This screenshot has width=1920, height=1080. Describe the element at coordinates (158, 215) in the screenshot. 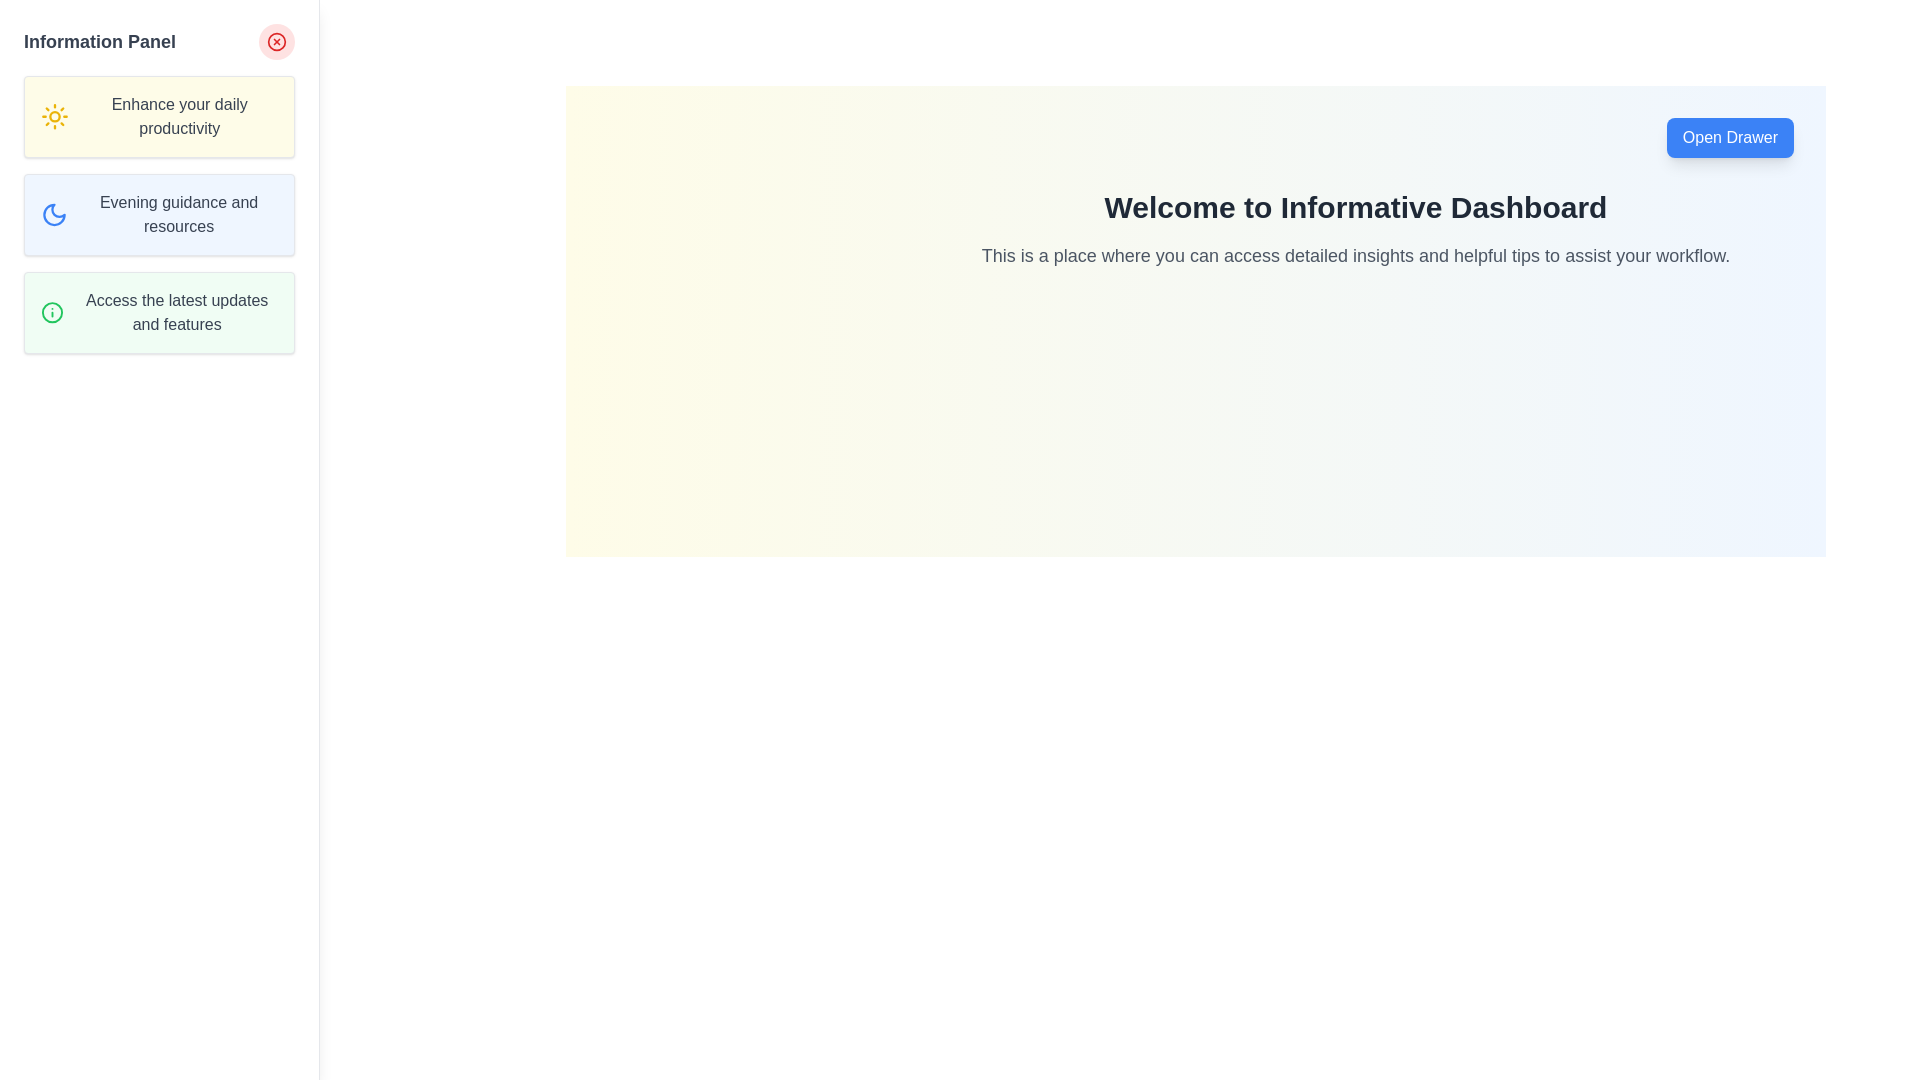

I see `the informational card titled 'Evening guidance and resources', which is the second item in a vertical list on the left panel` at that location.